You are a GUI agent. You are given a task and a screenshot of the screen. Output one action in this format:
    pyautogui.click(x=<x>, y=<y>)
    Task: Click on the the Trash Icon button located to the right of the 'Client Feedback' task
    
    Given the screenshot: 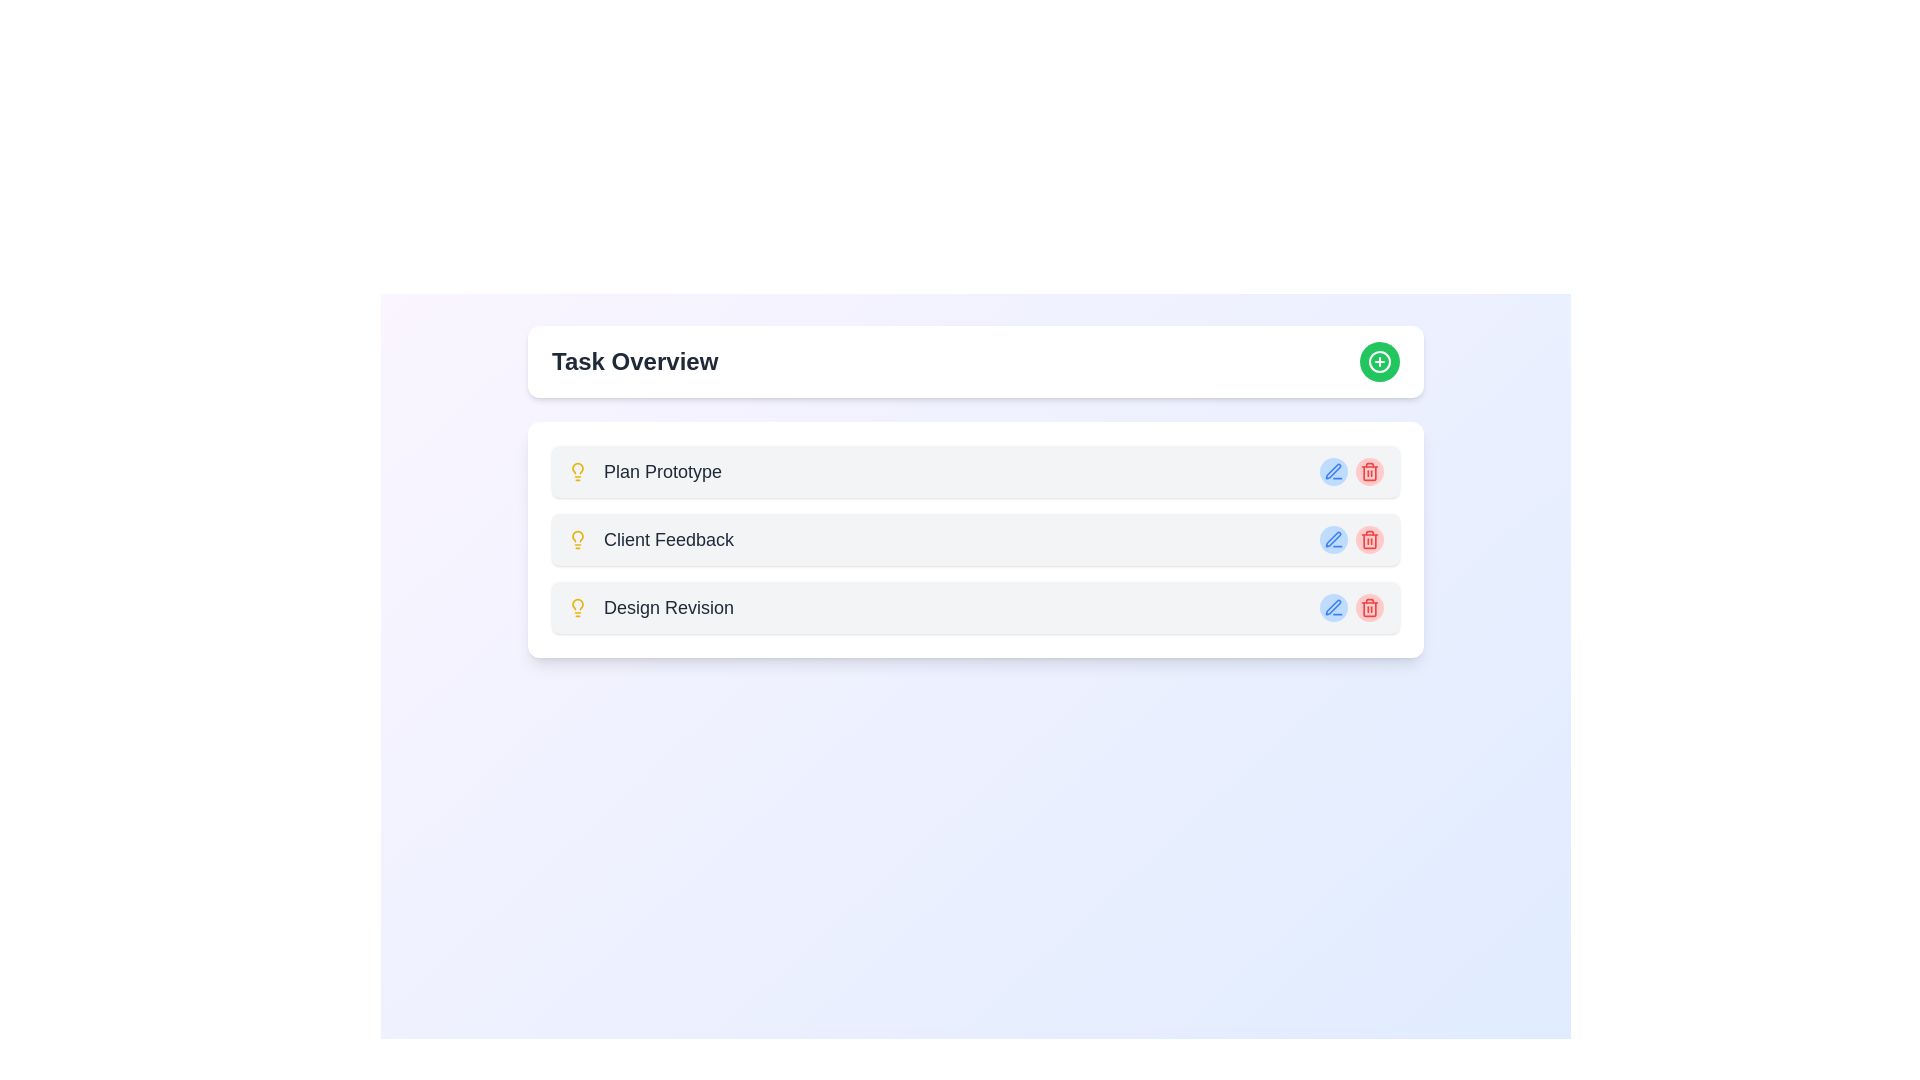 What is the action you would take?
    pyautogui.click(x=1368, y=540)
    